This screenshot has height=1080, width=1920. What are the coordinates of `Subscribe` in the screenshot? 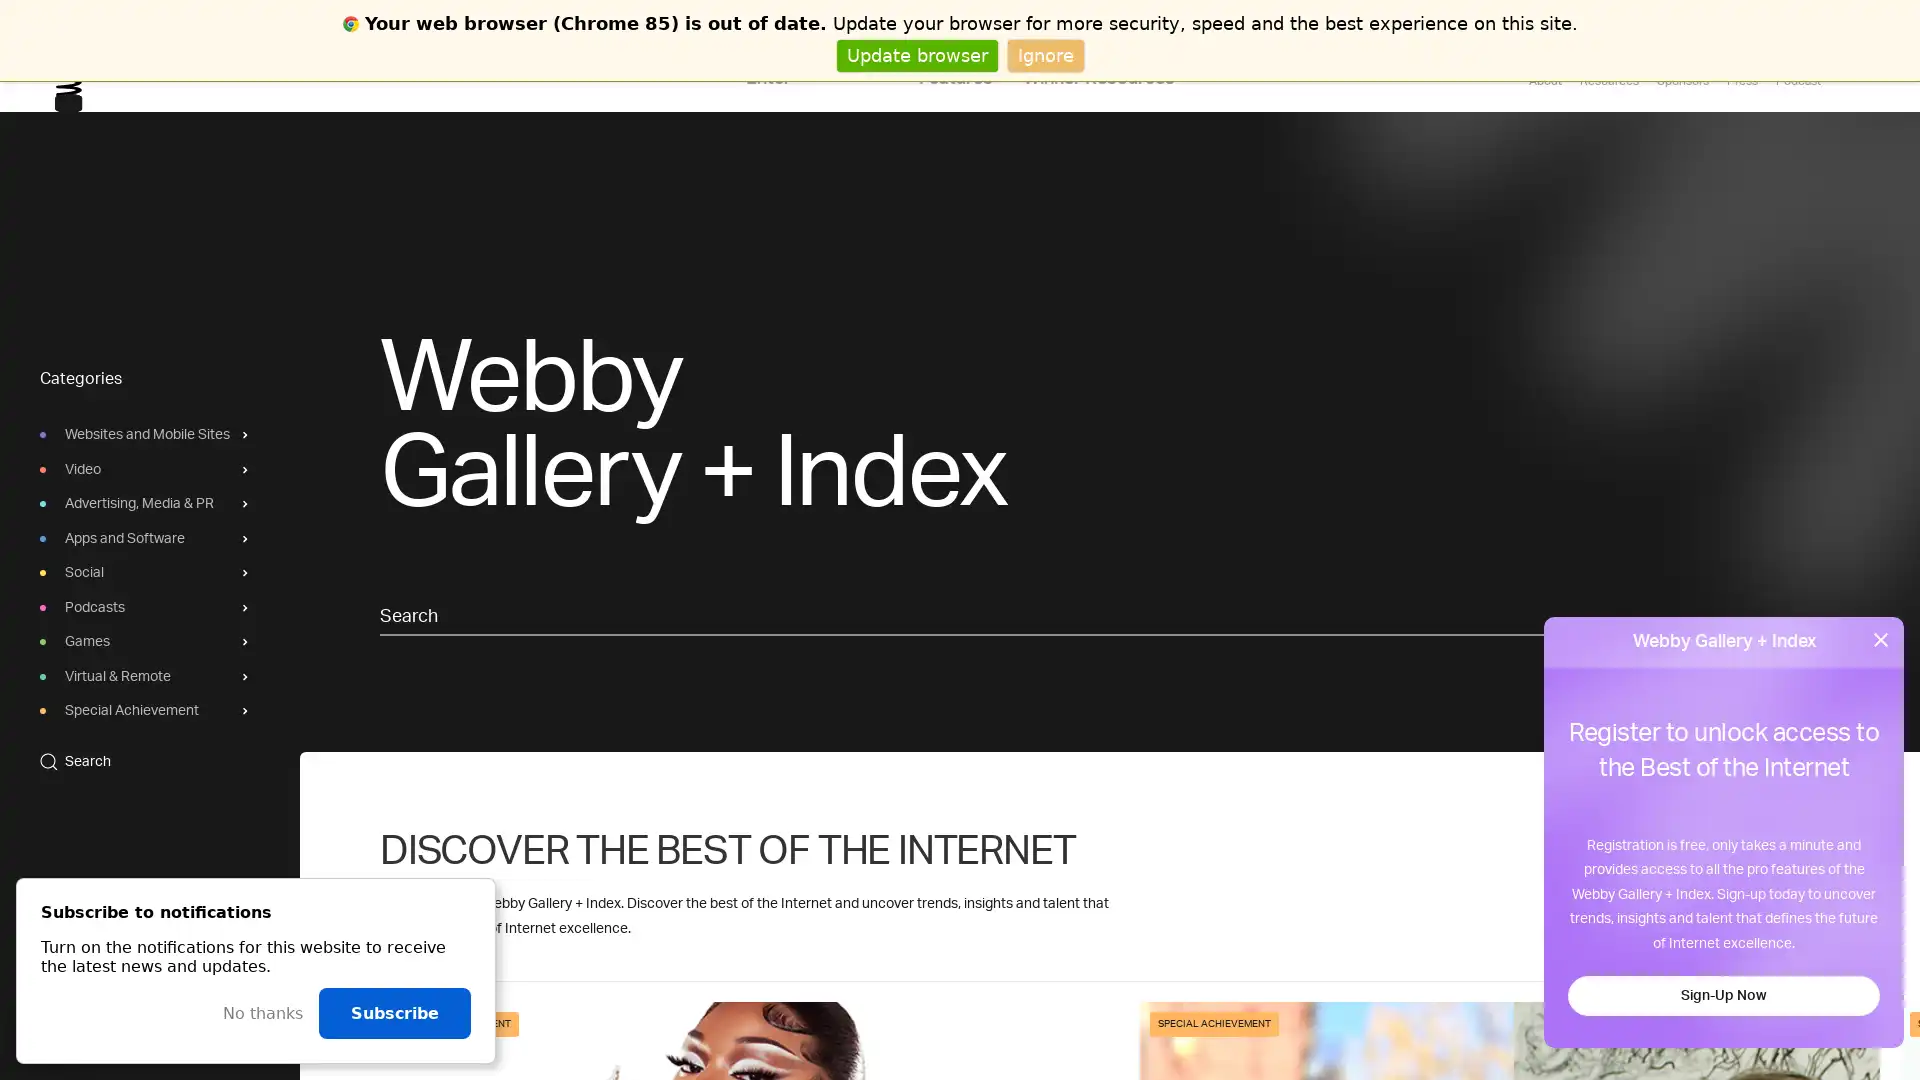 It's located at (394, 1013).